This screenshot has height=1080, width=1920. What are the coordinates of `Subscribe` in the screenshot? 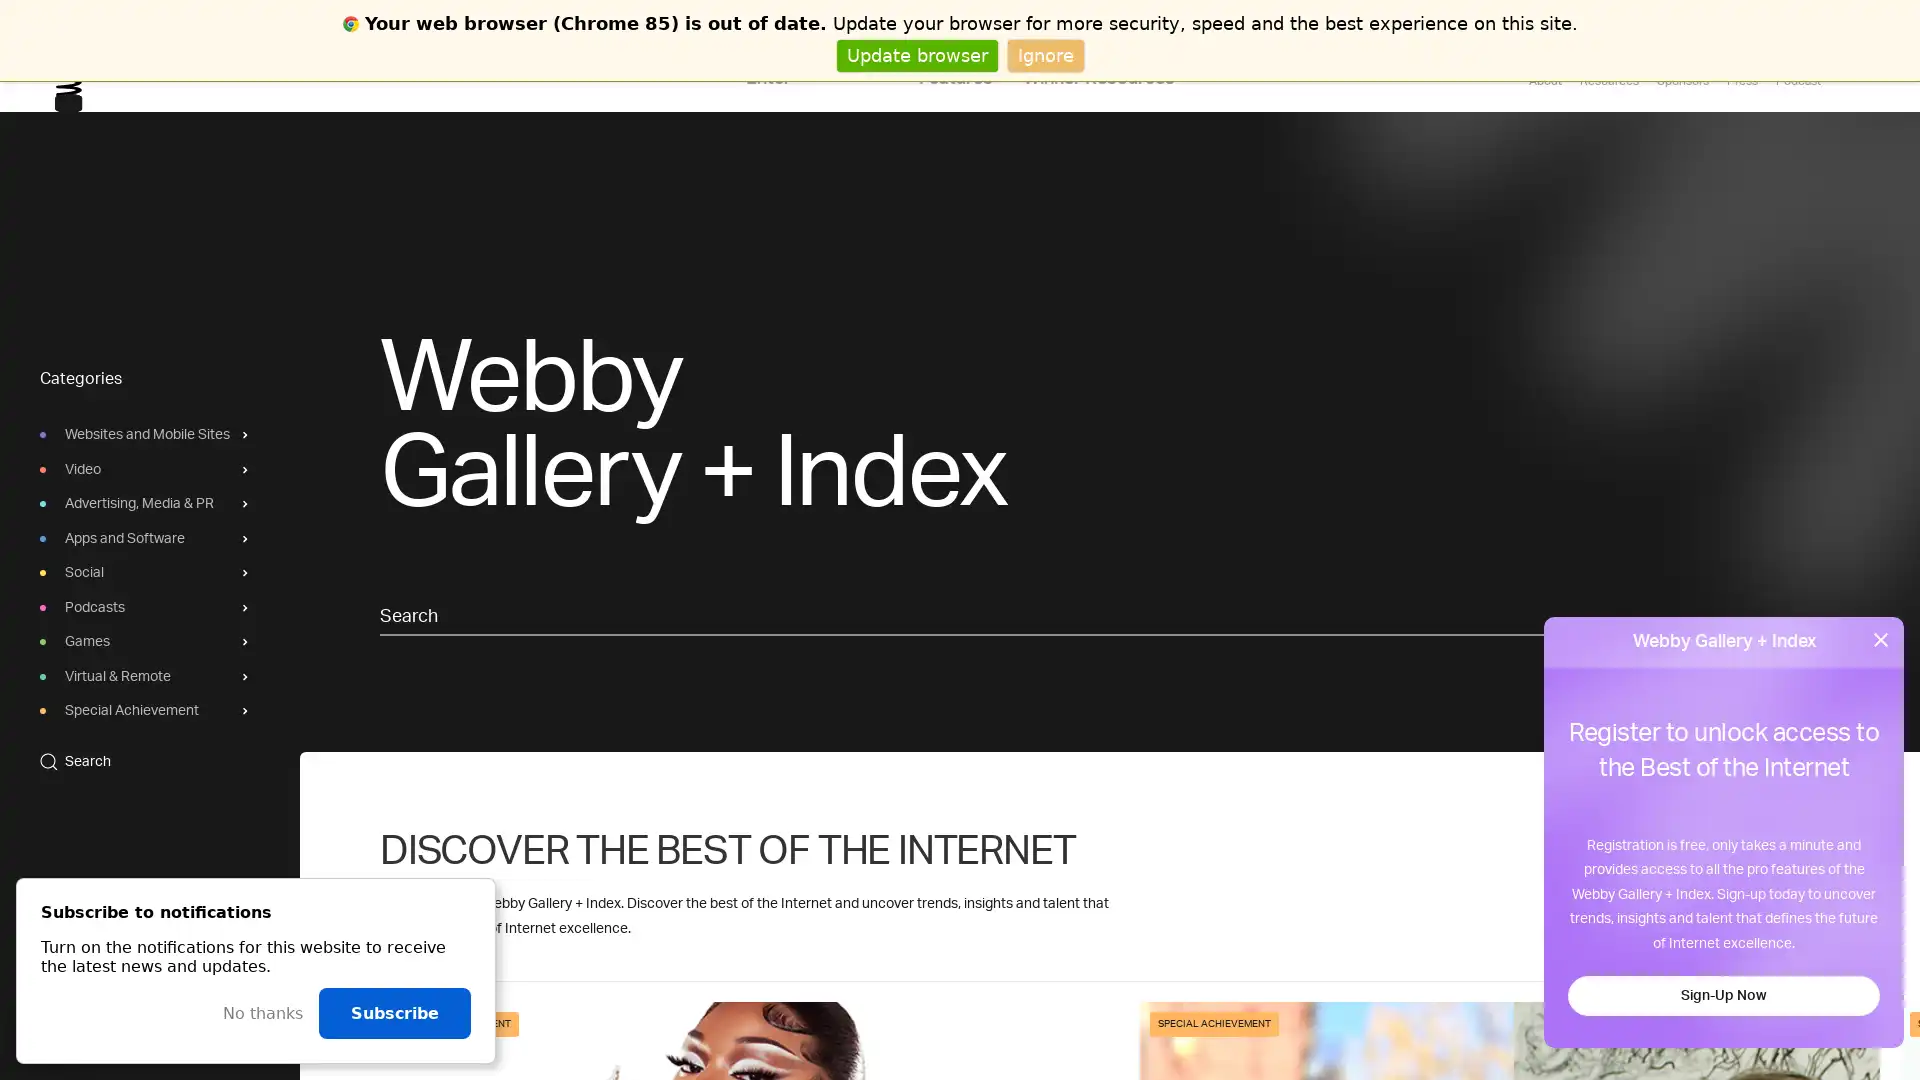 It's located at (394, 1013).